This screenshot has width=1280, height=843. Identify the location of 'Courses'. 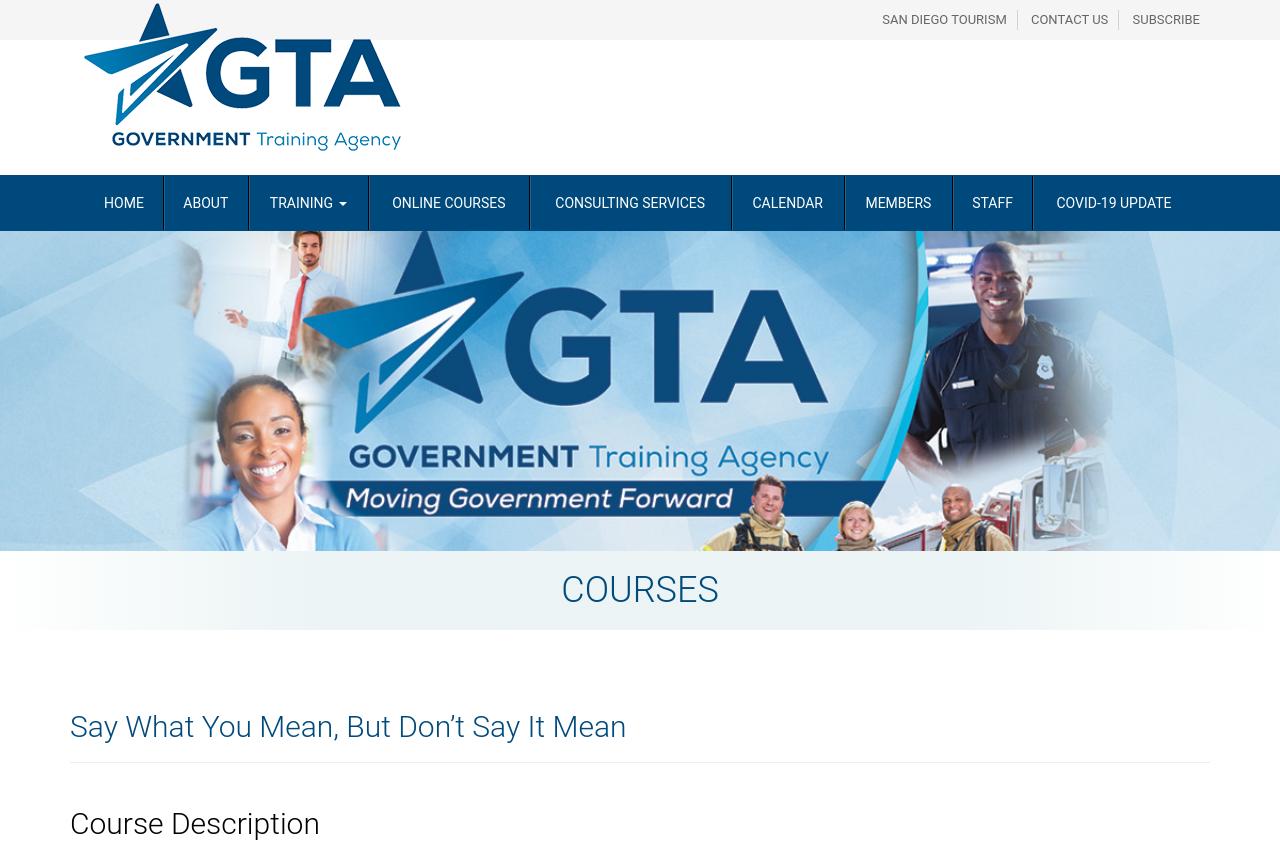
(638, 588).